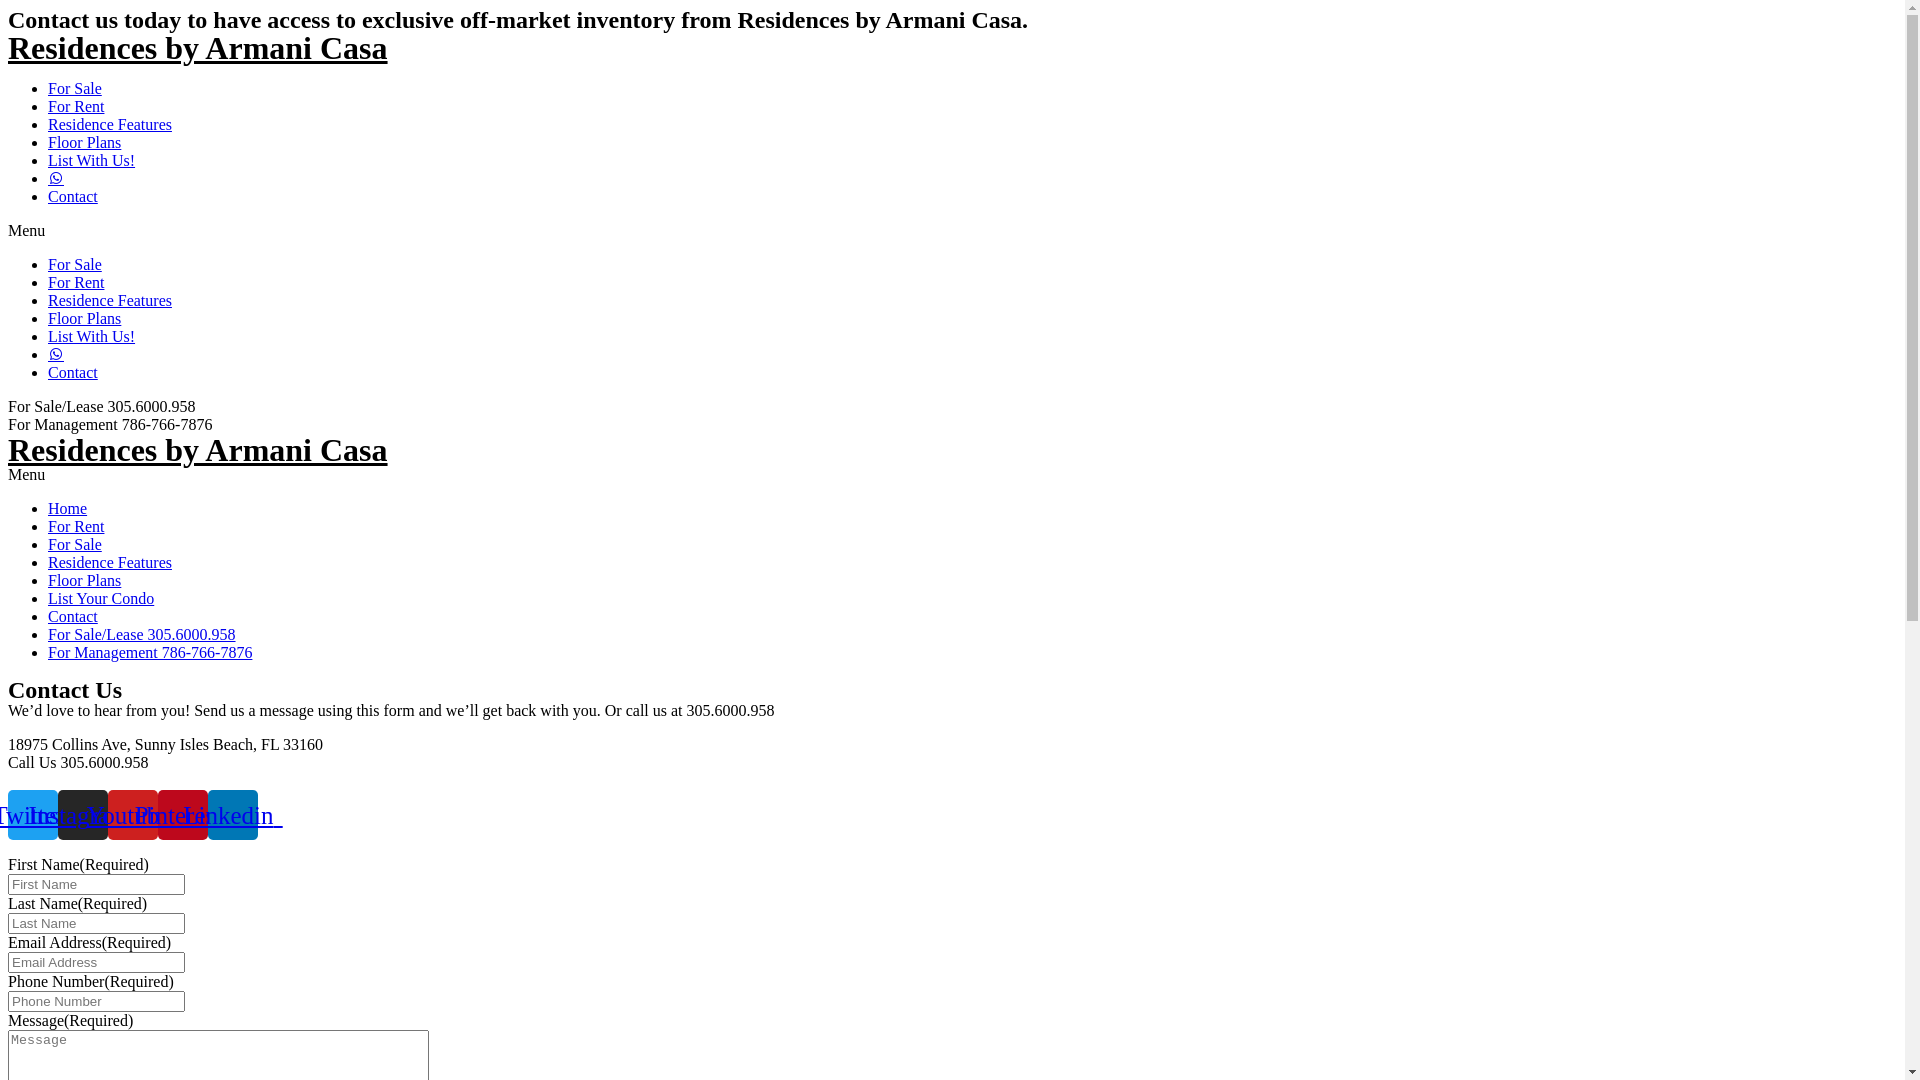  What do you see at coordinates (141, 634) in the screenshot?
I see `'For Sale/Lease 305.6000.958'` at bounding box center [141, 634].